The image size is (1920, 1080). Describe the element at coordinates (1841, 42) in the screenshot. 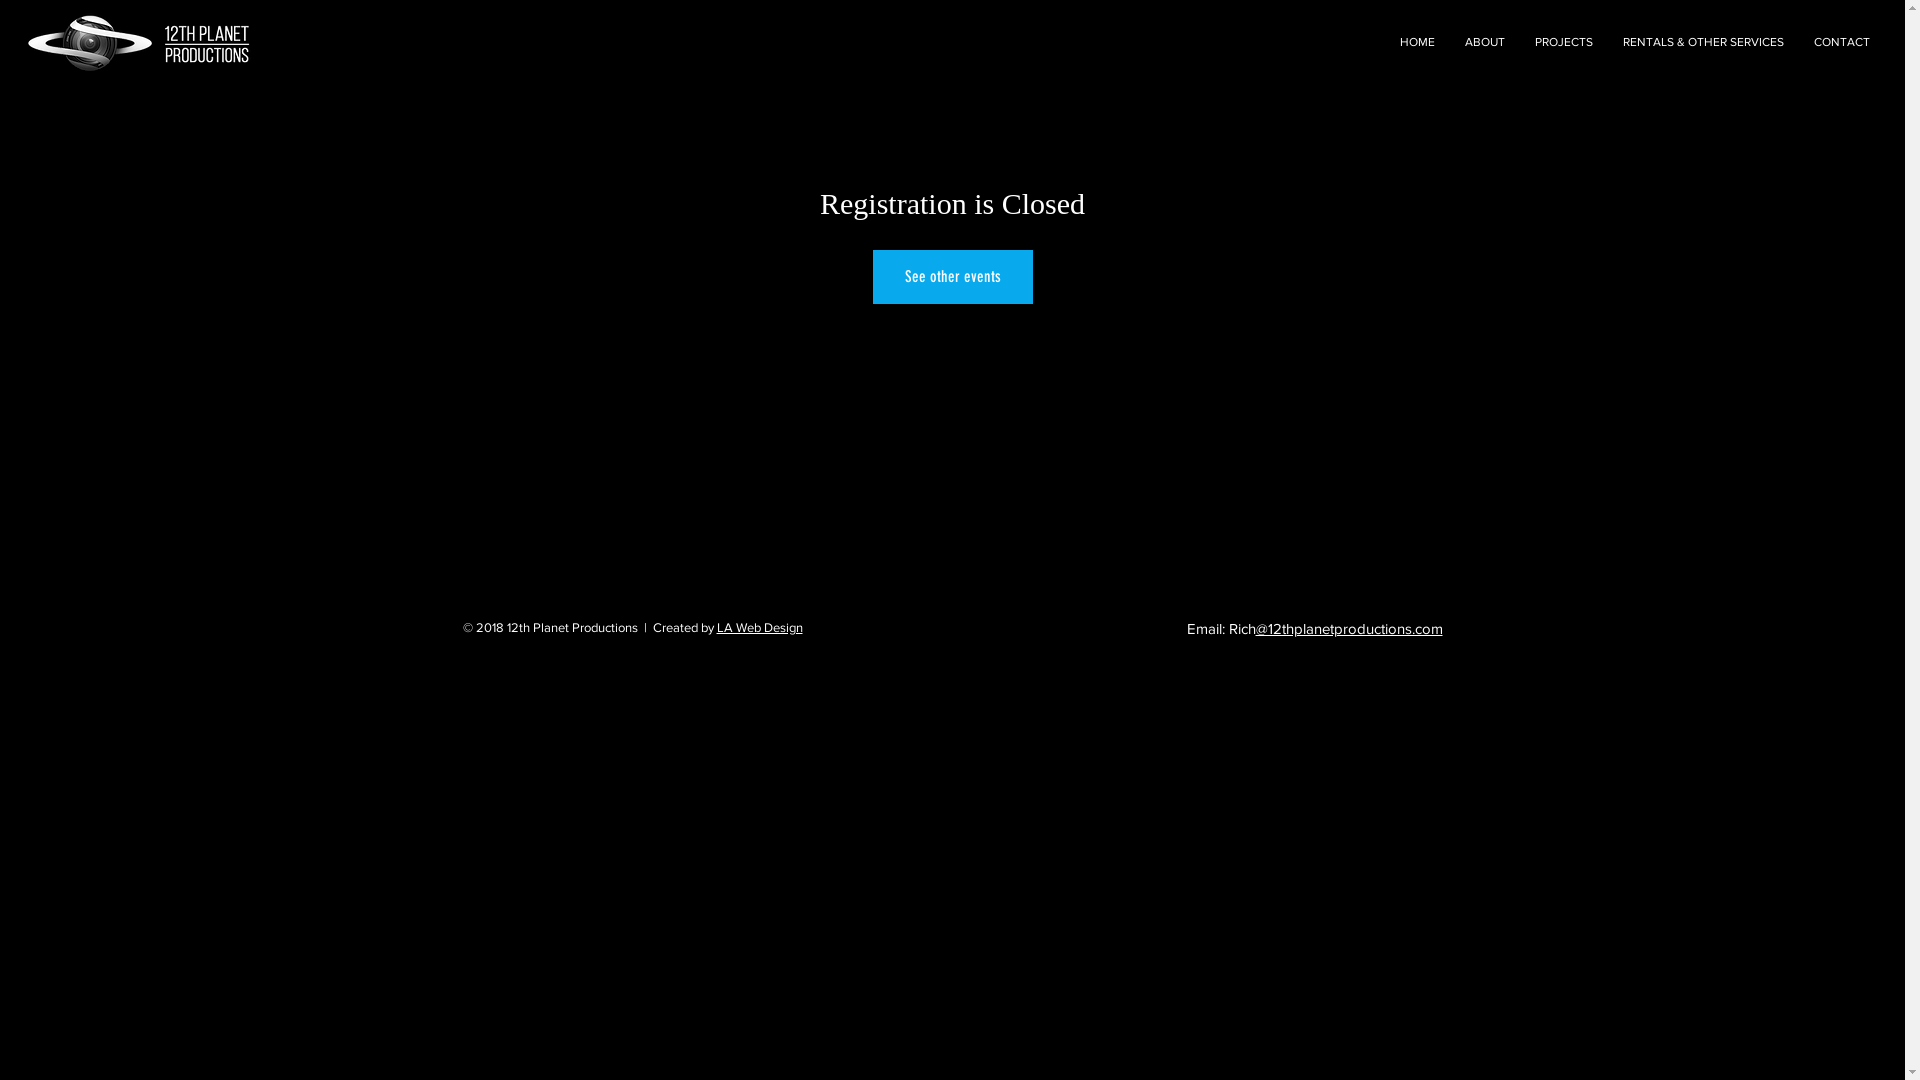

I see `'CONTACT'` at that location.